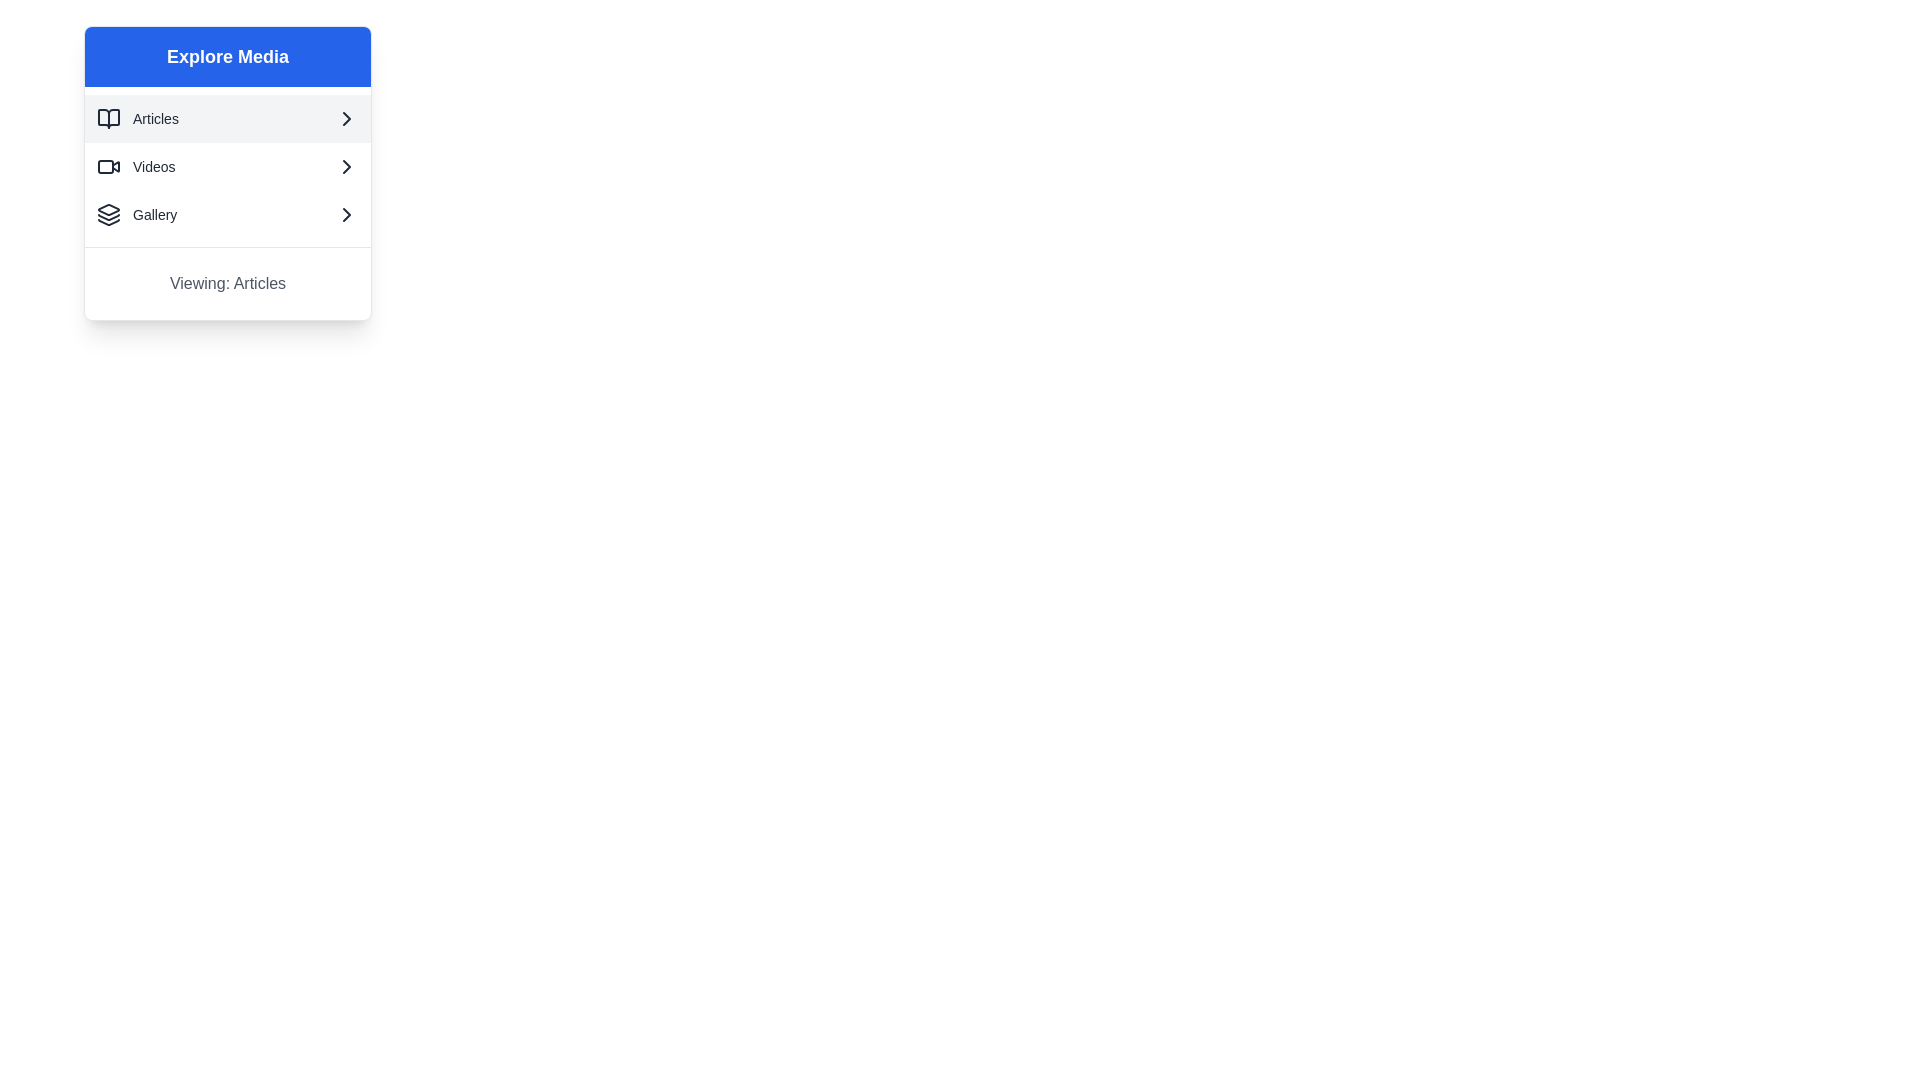  I want to click on the 'Videos' button, which is the second item in the 'Explore Media' list, so click(227, 165).